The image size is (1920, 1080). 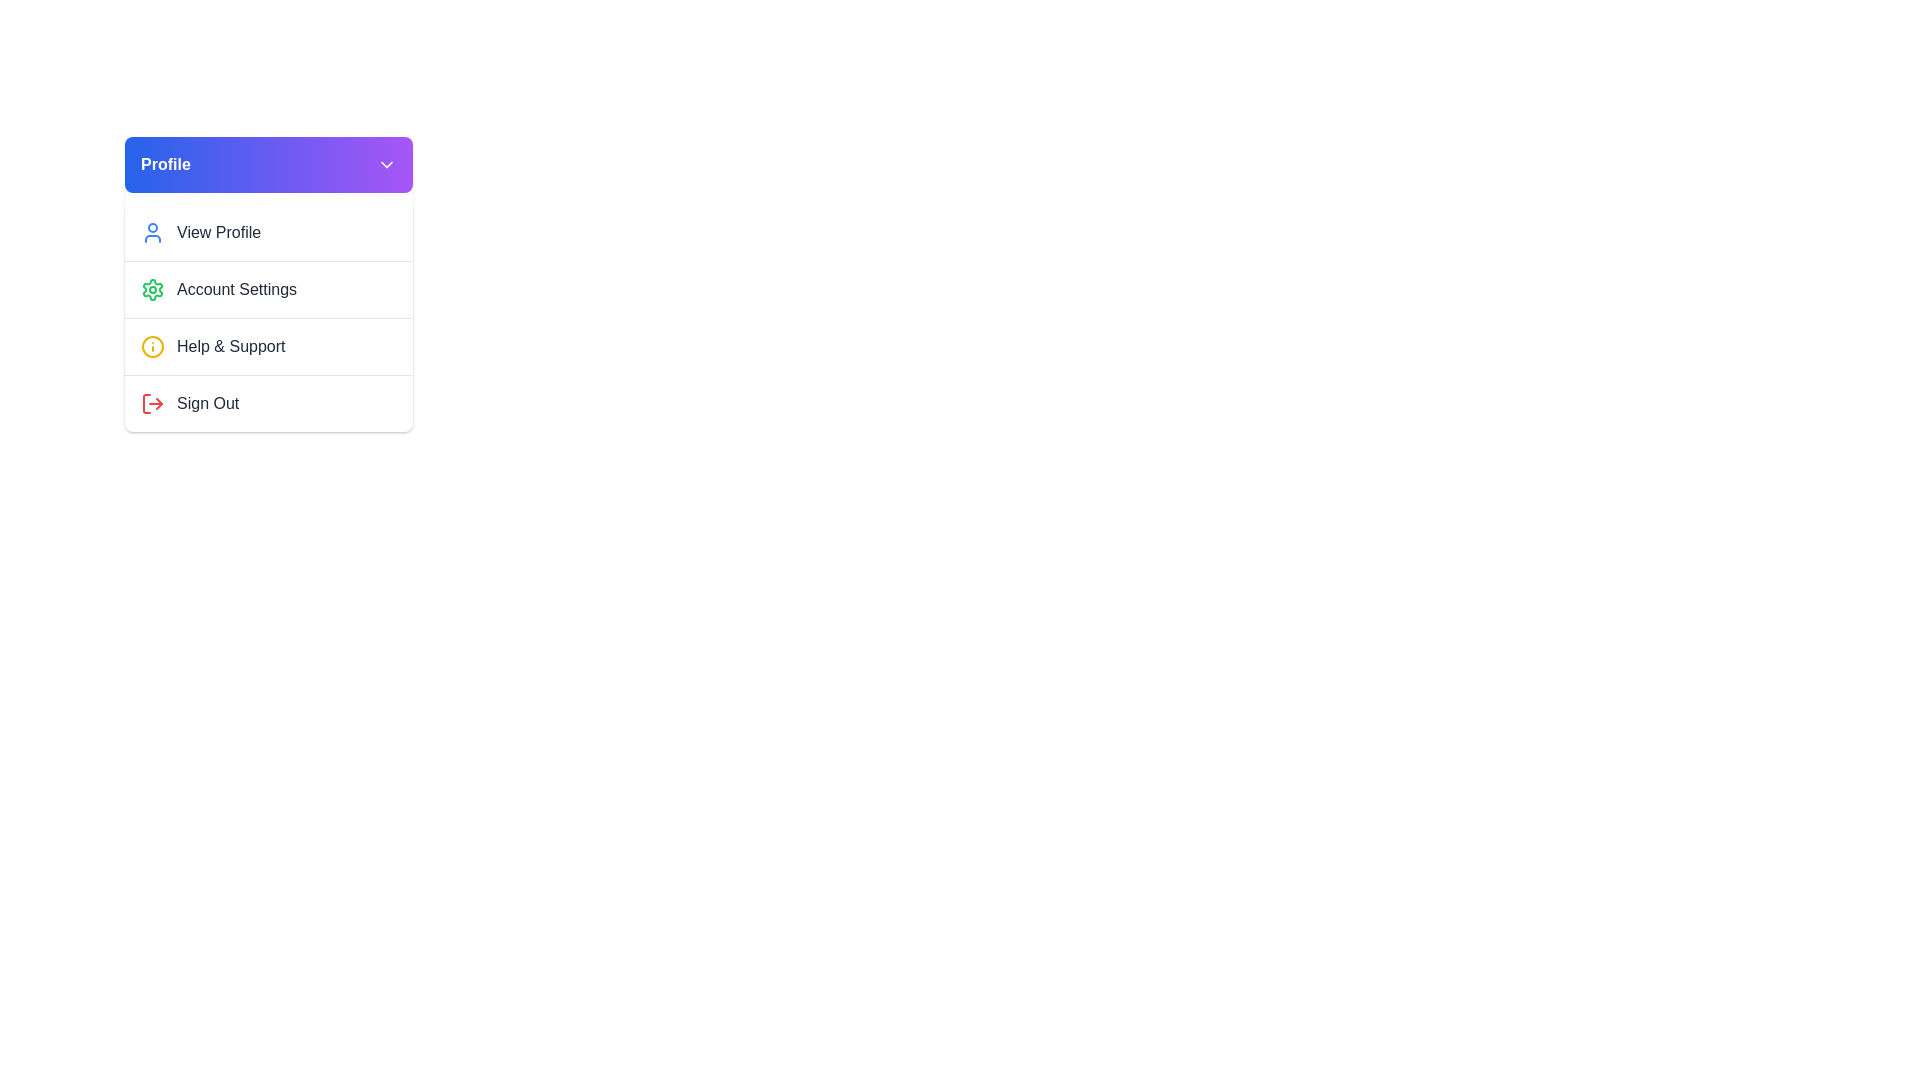 I want to click on the logout text label located at the bottom of the dropdown menu, visually indicating the action to log out of the application, so click(x=208, y=404).